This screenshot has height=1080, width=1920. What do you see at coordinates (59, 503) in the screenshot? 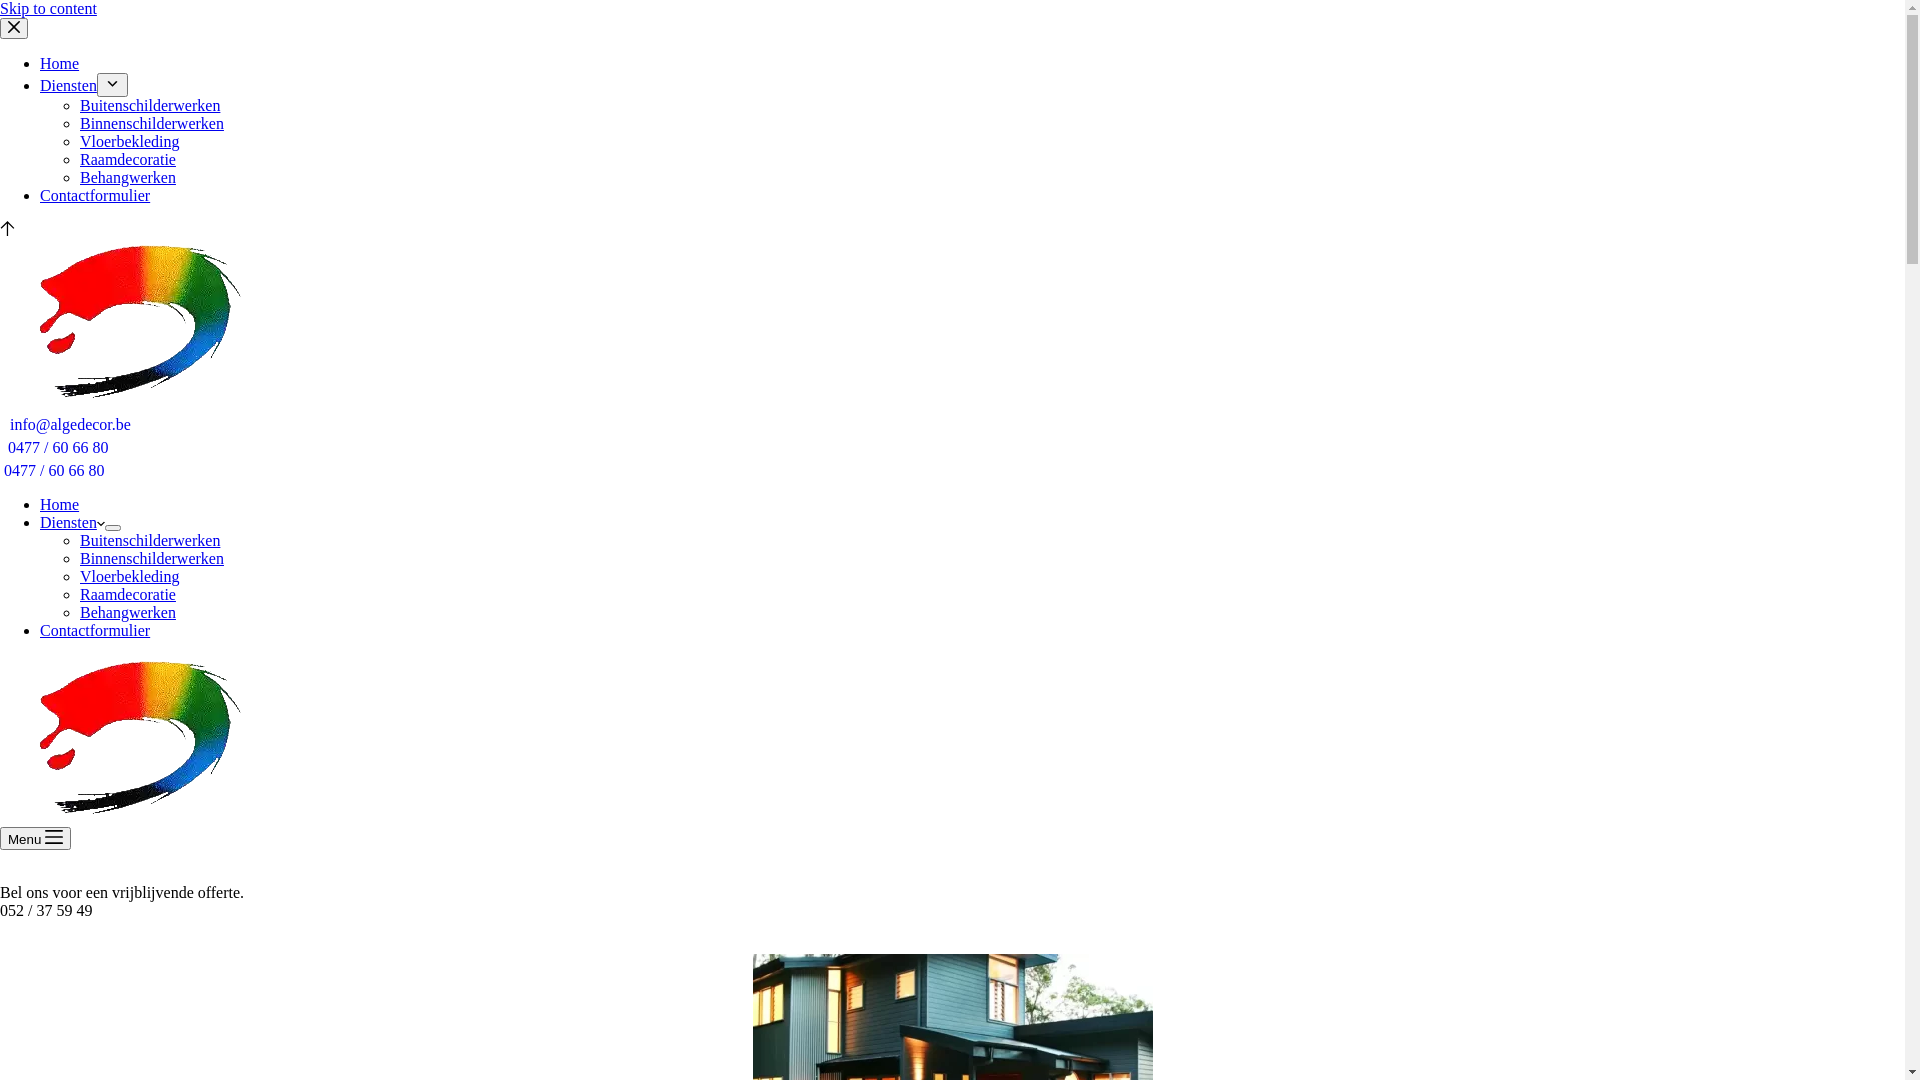
I see `'Home'` at bounding box center [59, 503].